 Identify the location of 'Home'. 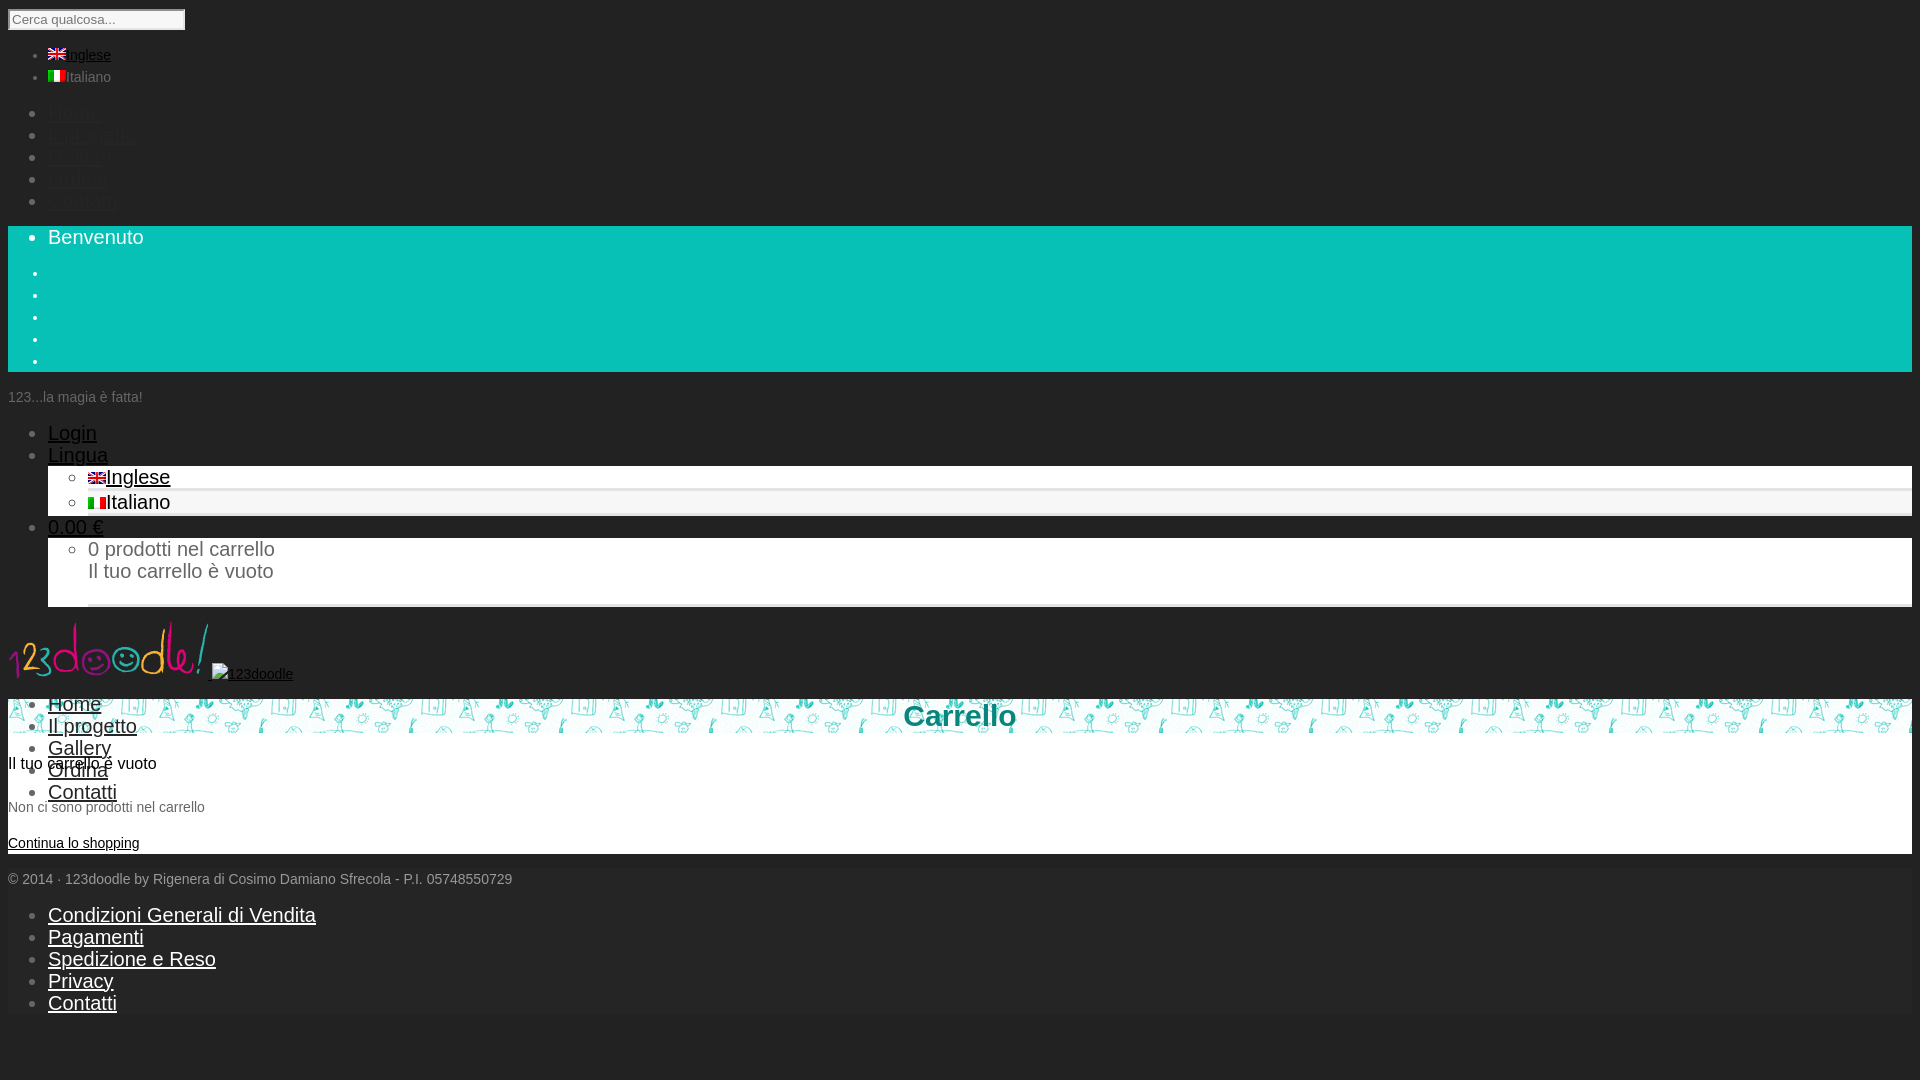
(48, 112).